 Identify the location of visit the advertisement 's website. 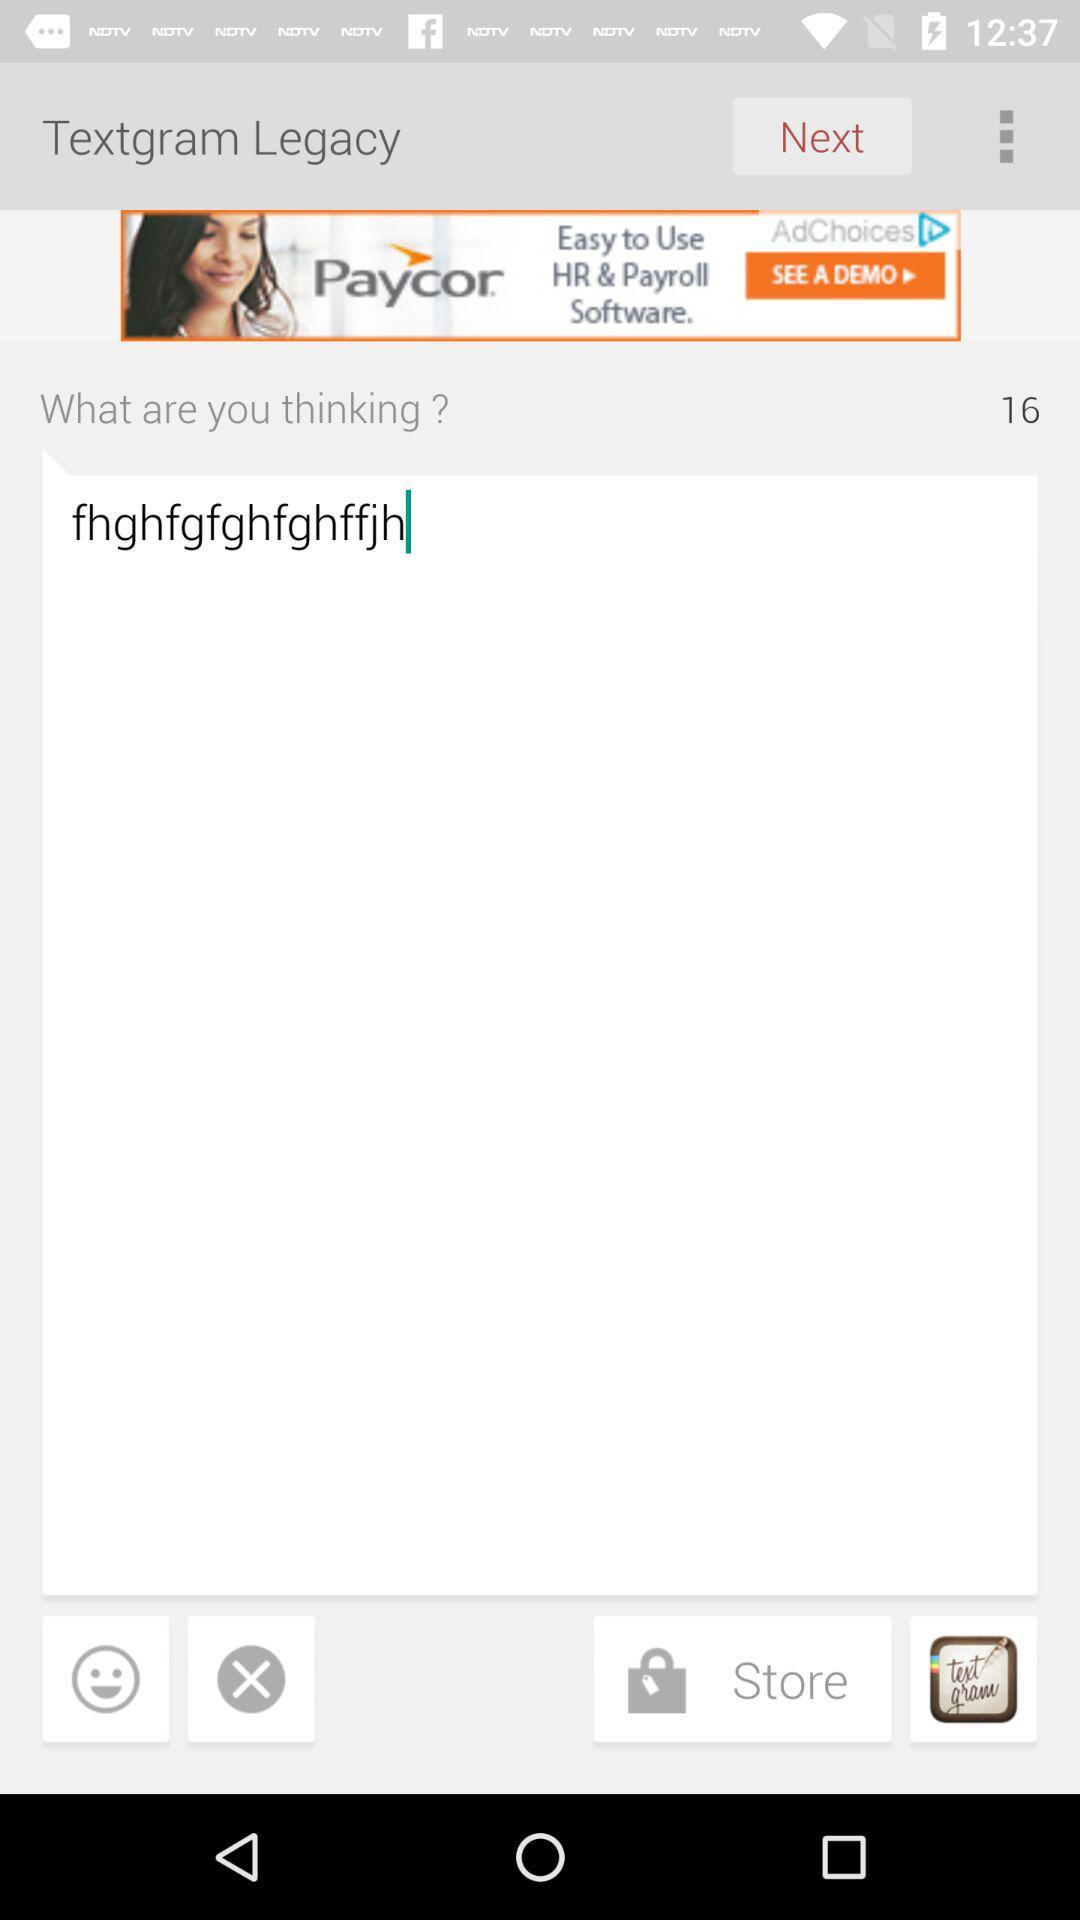
(540, 274).